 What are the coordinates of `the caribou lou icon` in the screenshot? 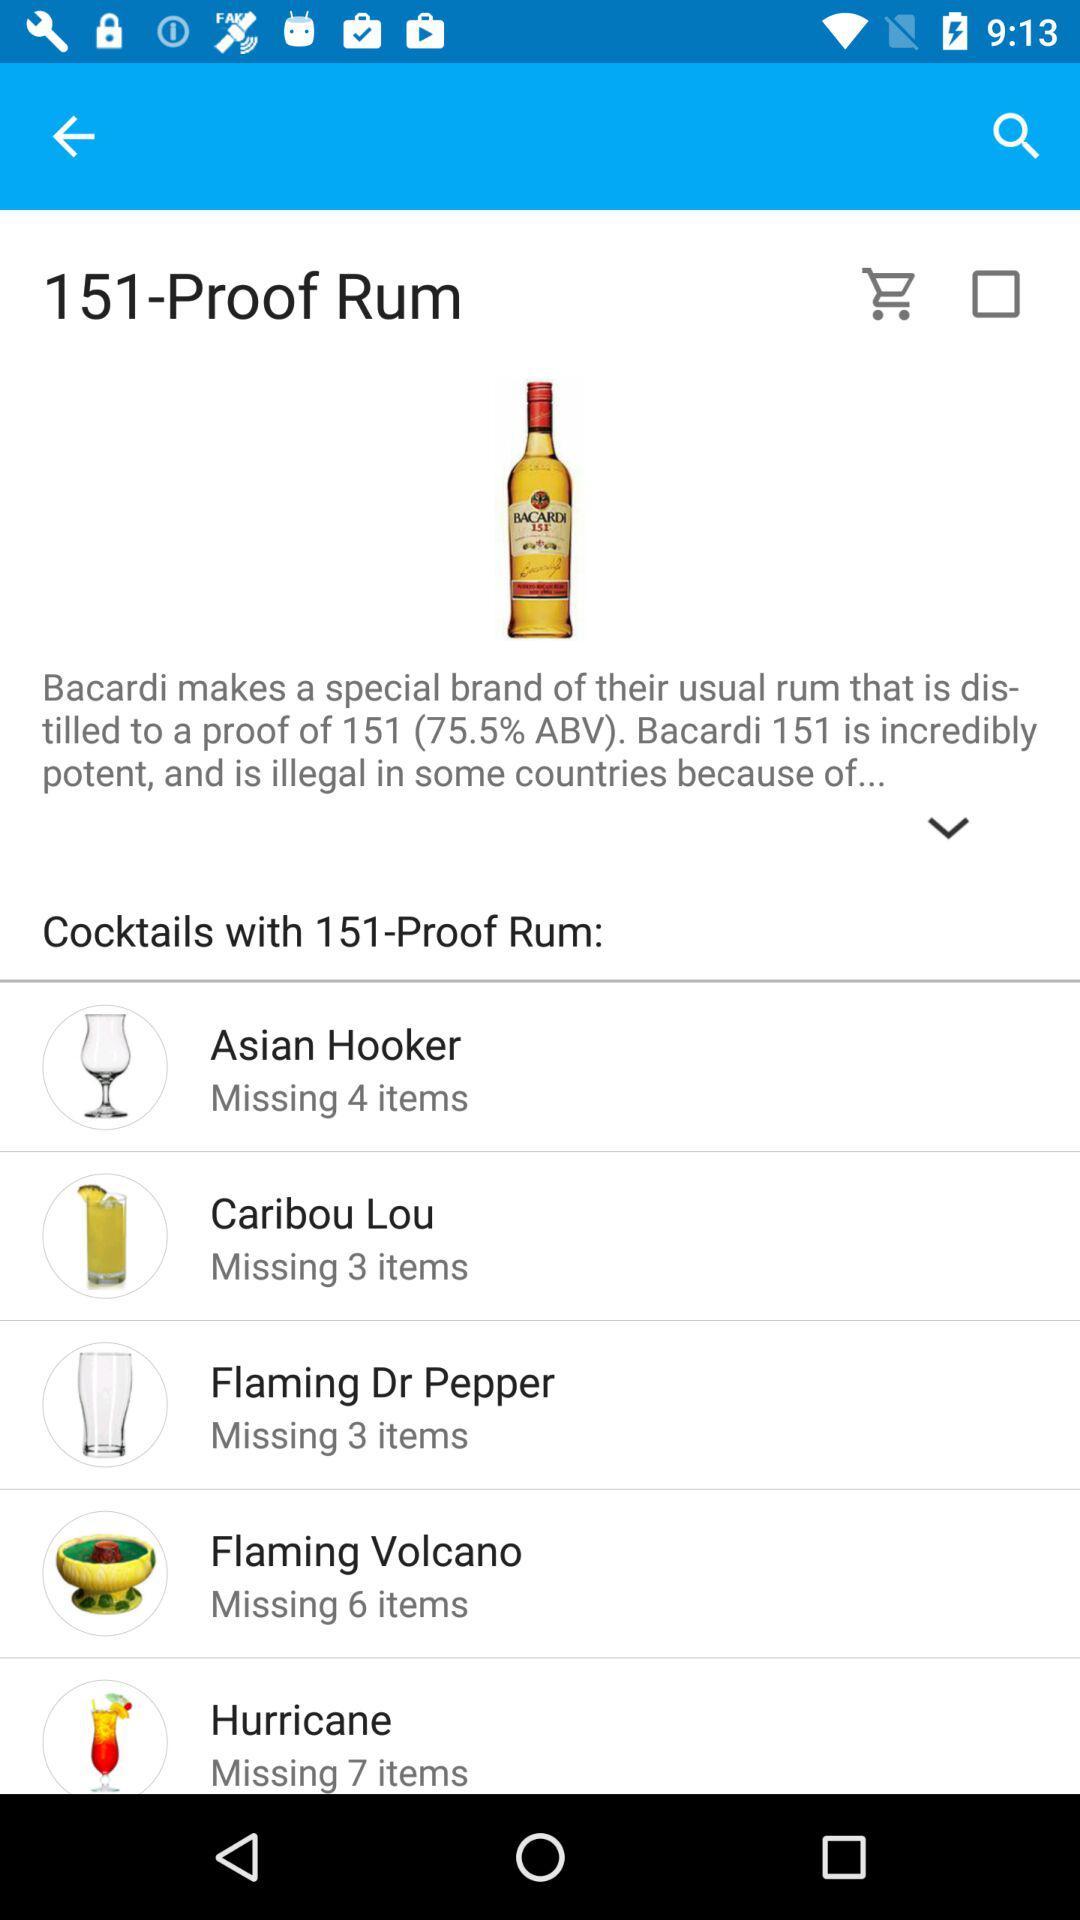 It's located at (591, 1205).